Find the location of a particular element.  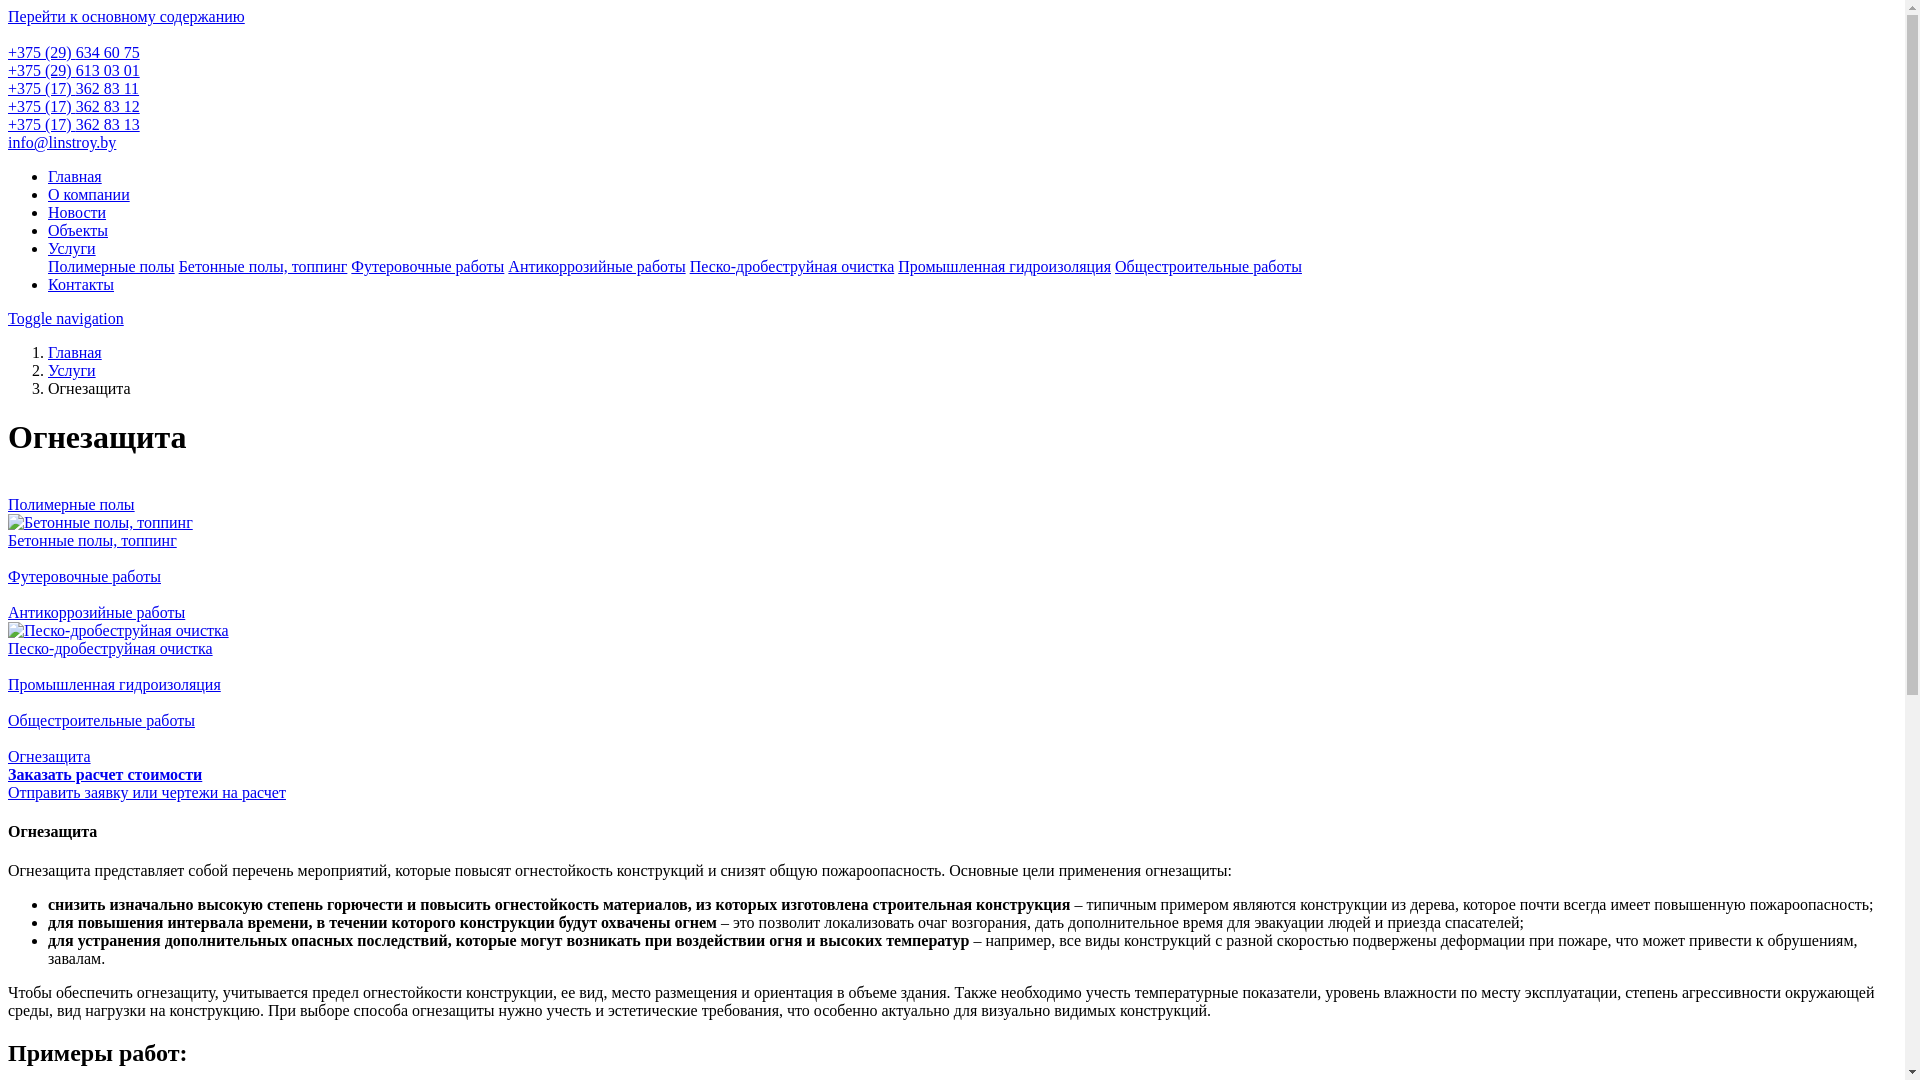

'info@linstroy.by' is located at coordinates (62, 141).